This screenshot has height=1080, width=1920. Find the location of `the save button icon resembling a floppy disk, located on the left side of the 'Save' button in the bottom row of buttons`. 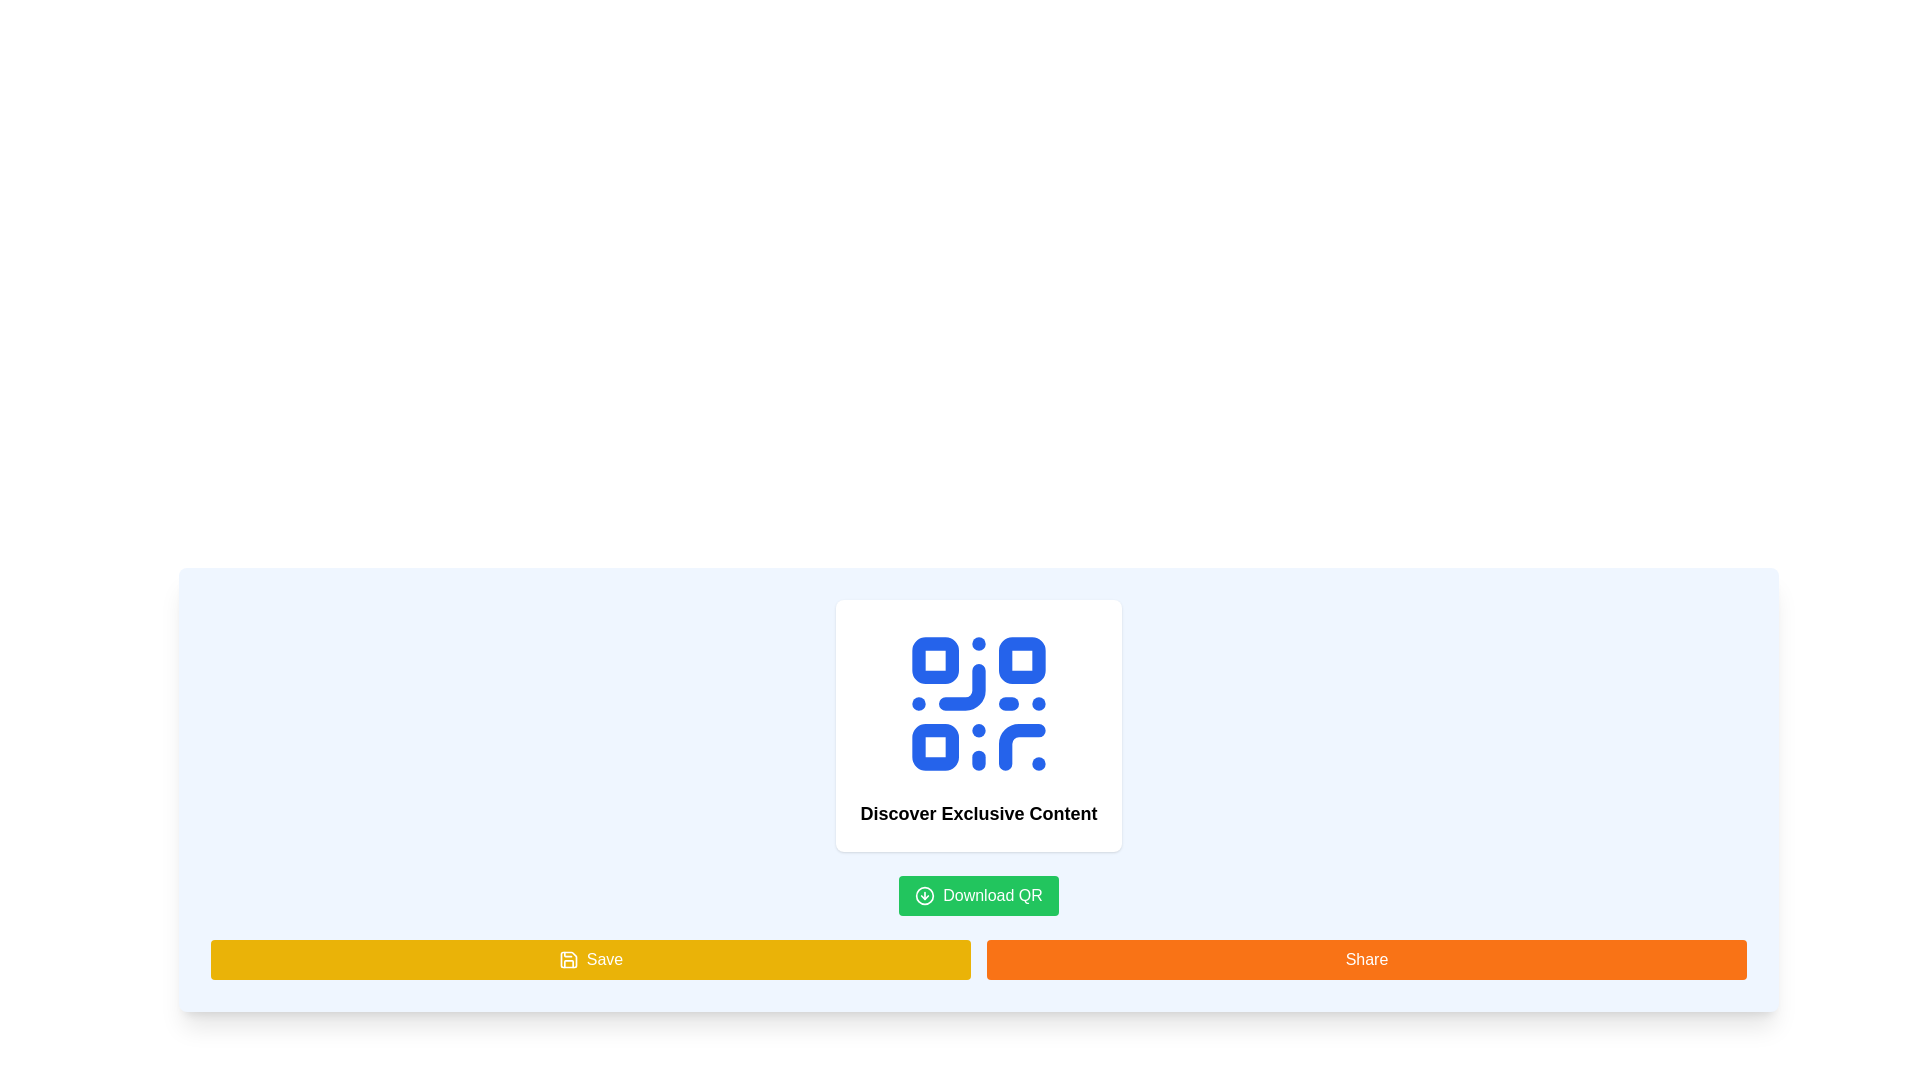

the save button icon resembling a floppy disk, located on the left side of the 'Save' button in the bottom row of buttons is located at coordinates (567, 959).